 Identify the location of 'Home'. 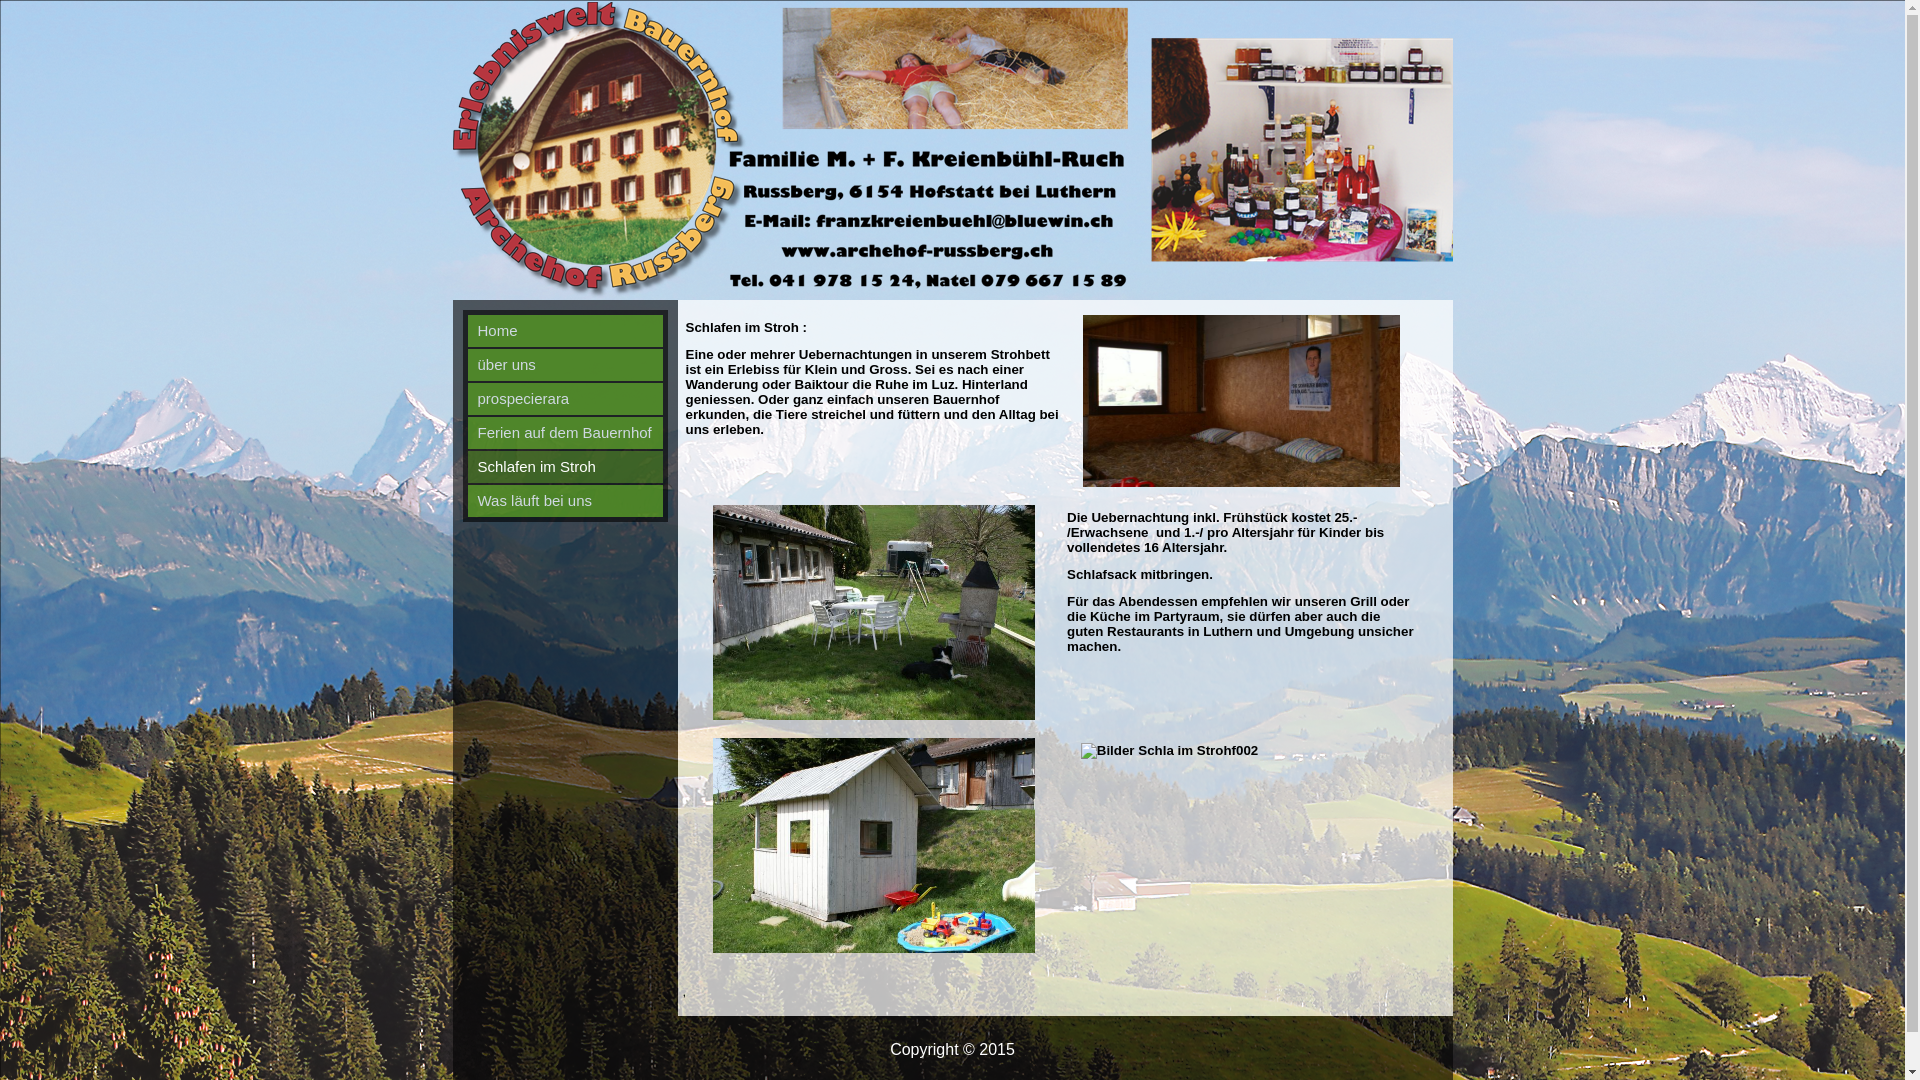
(564, 330).